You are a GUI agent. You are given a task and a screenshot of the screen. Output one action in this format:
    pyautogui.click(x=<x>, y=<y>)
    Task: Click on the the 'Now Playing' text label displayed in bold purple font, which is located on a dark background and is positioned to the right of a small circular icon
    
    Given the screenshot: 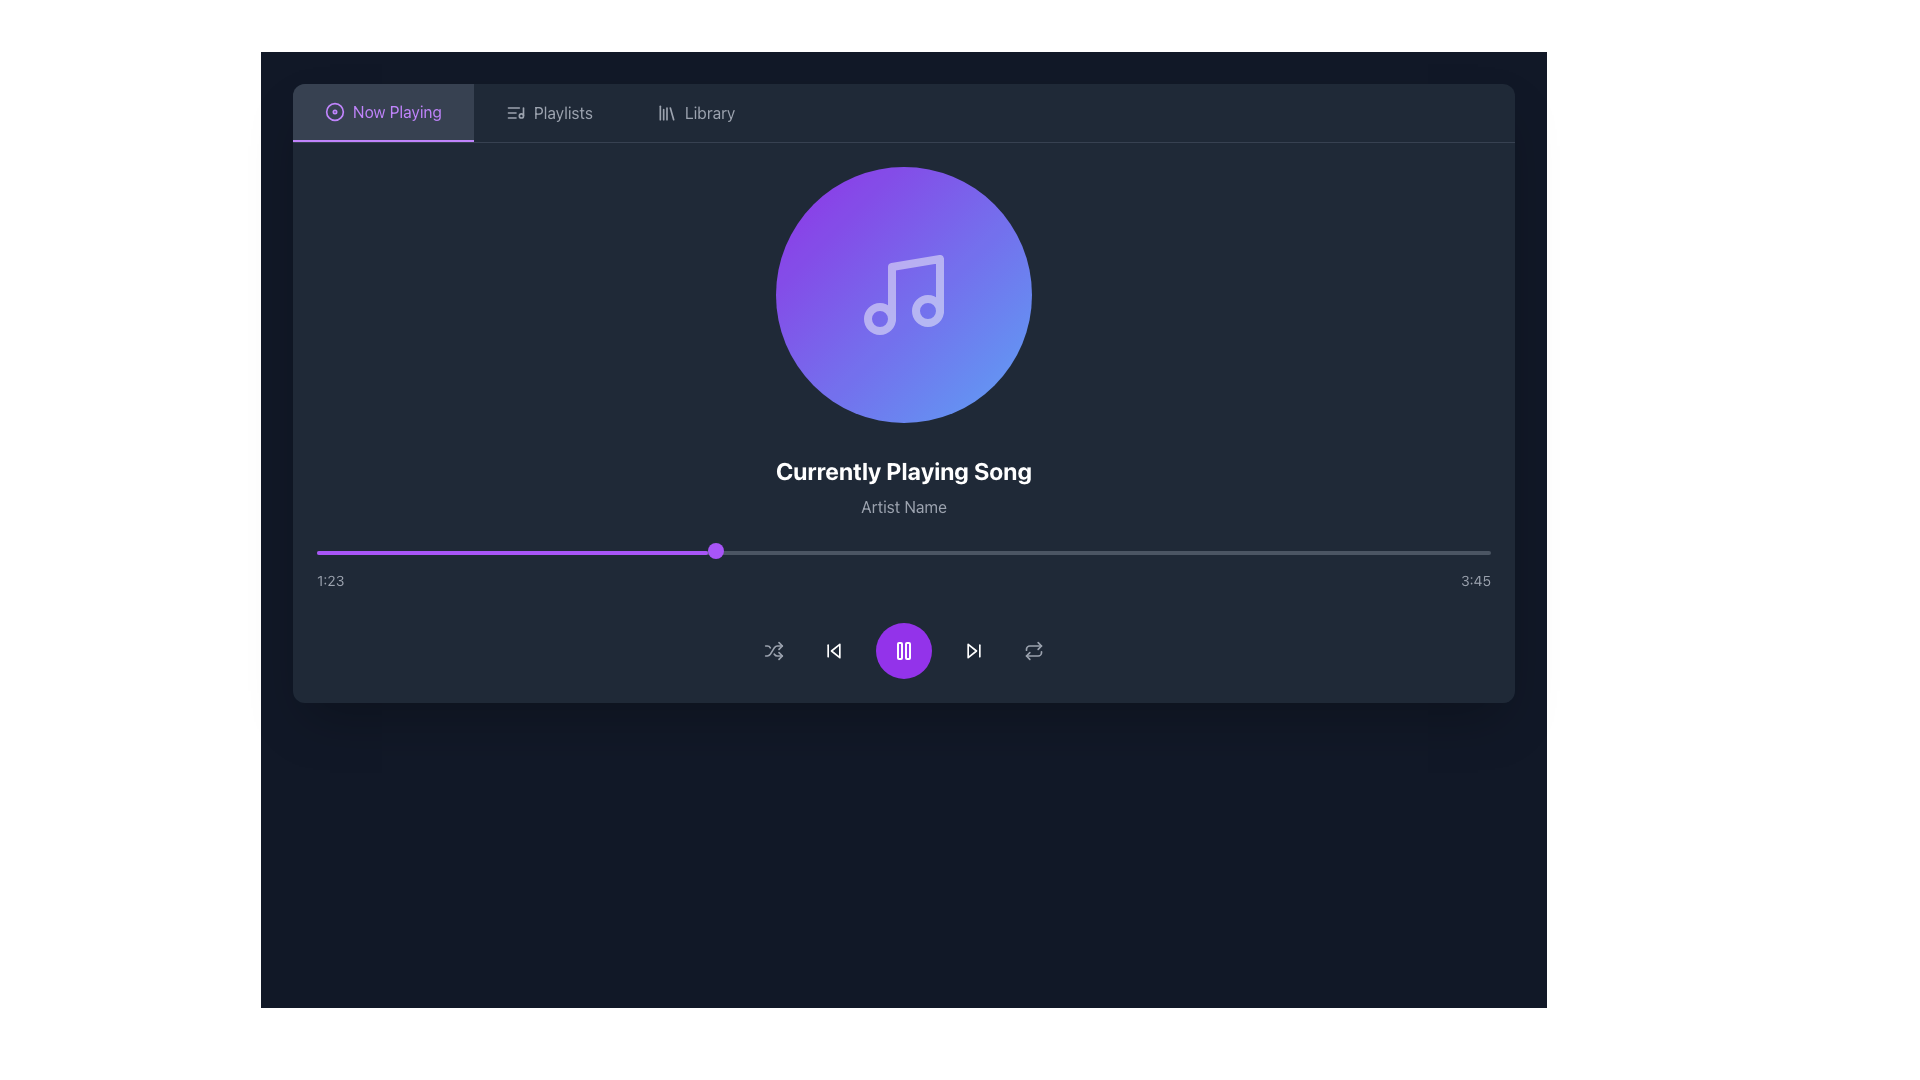 What is the action you would take?
    pyautogui.click(x=397, y=111)
    